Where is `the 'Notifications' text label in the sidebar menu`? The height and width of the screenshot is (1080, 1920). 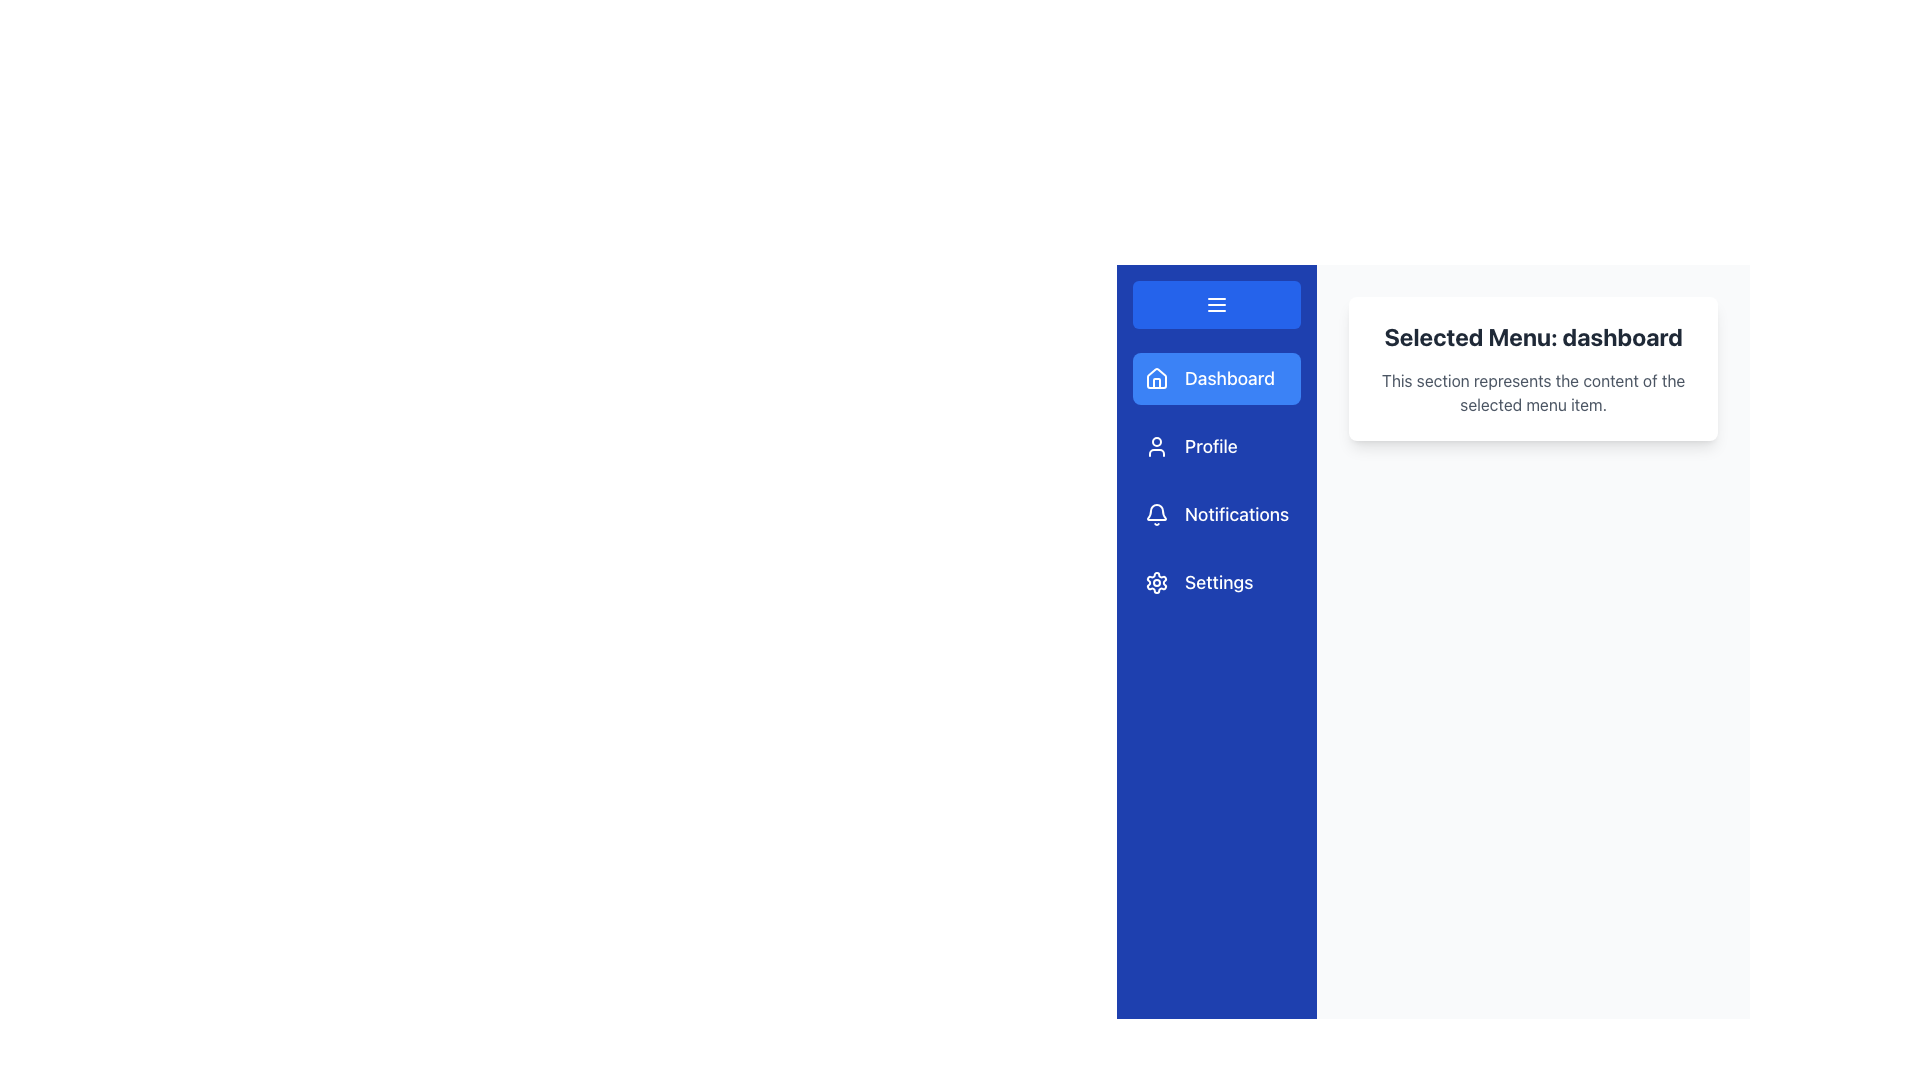 the 'Notifications' text label in the sidebar menu is located at coordinates (1236, 514).